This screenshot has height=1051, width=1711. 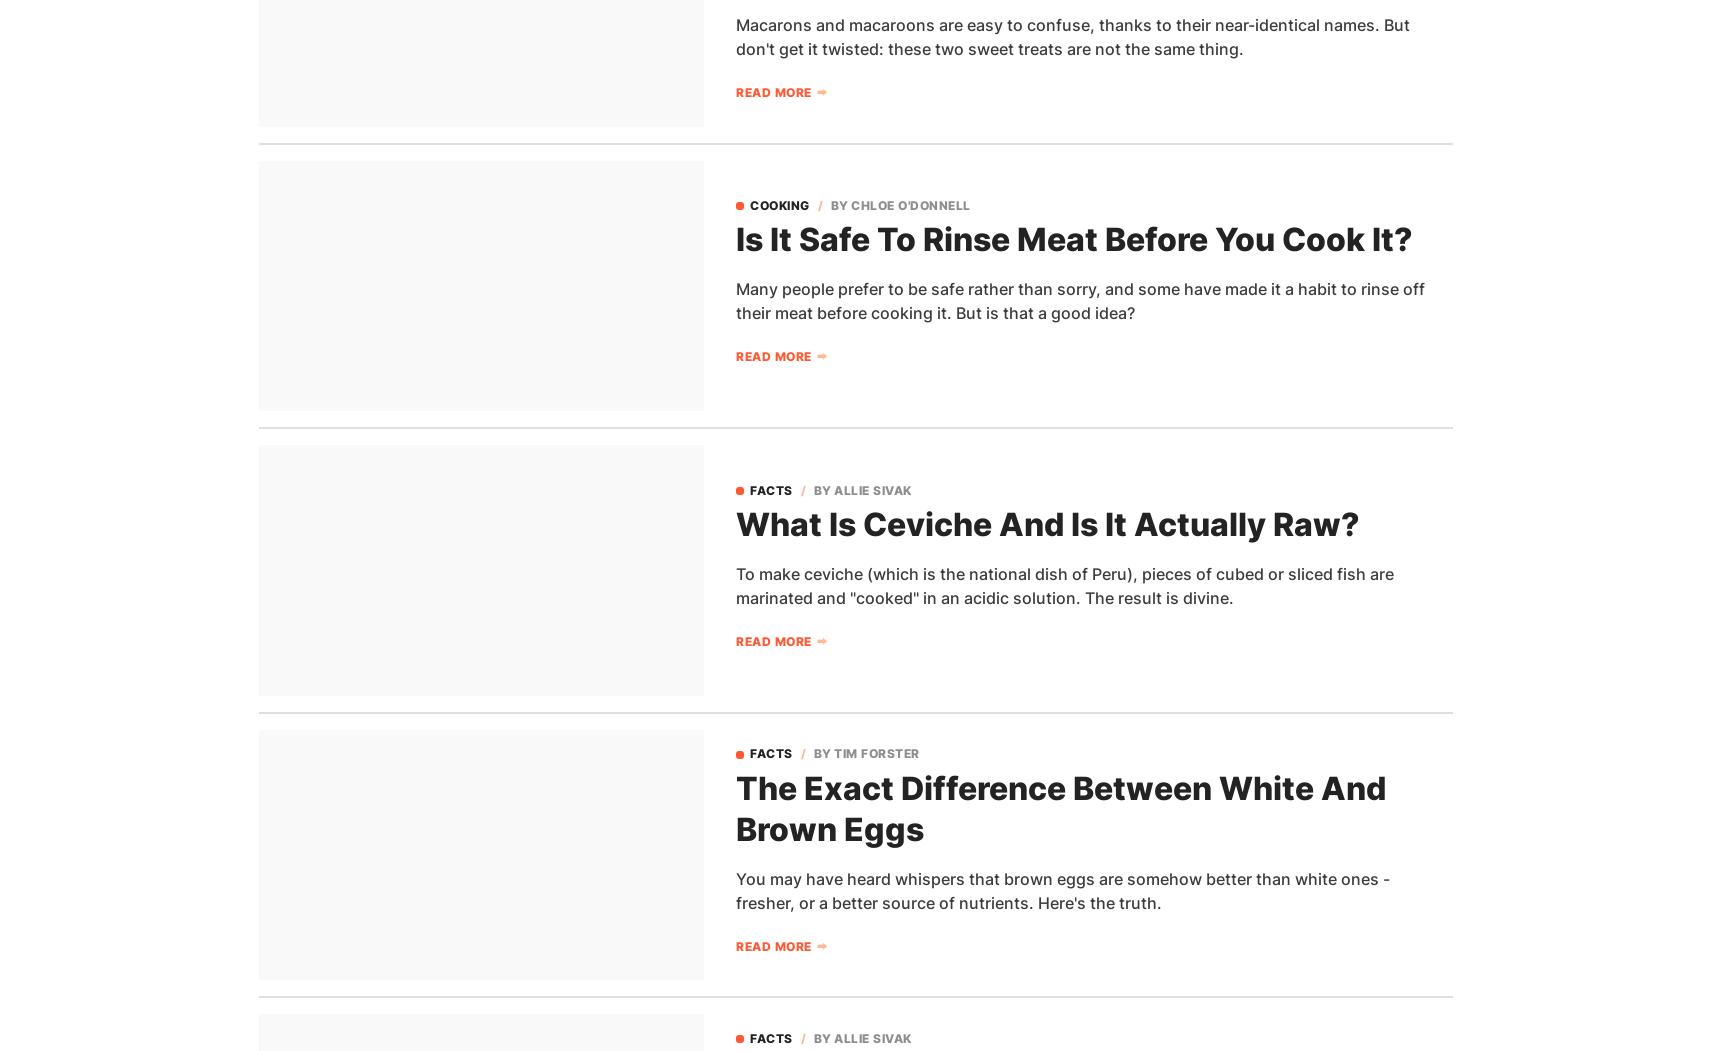 I want to click on 'Is It Safe To Rinse Meat Before You Cook It?', so click(x=1074, y=238).